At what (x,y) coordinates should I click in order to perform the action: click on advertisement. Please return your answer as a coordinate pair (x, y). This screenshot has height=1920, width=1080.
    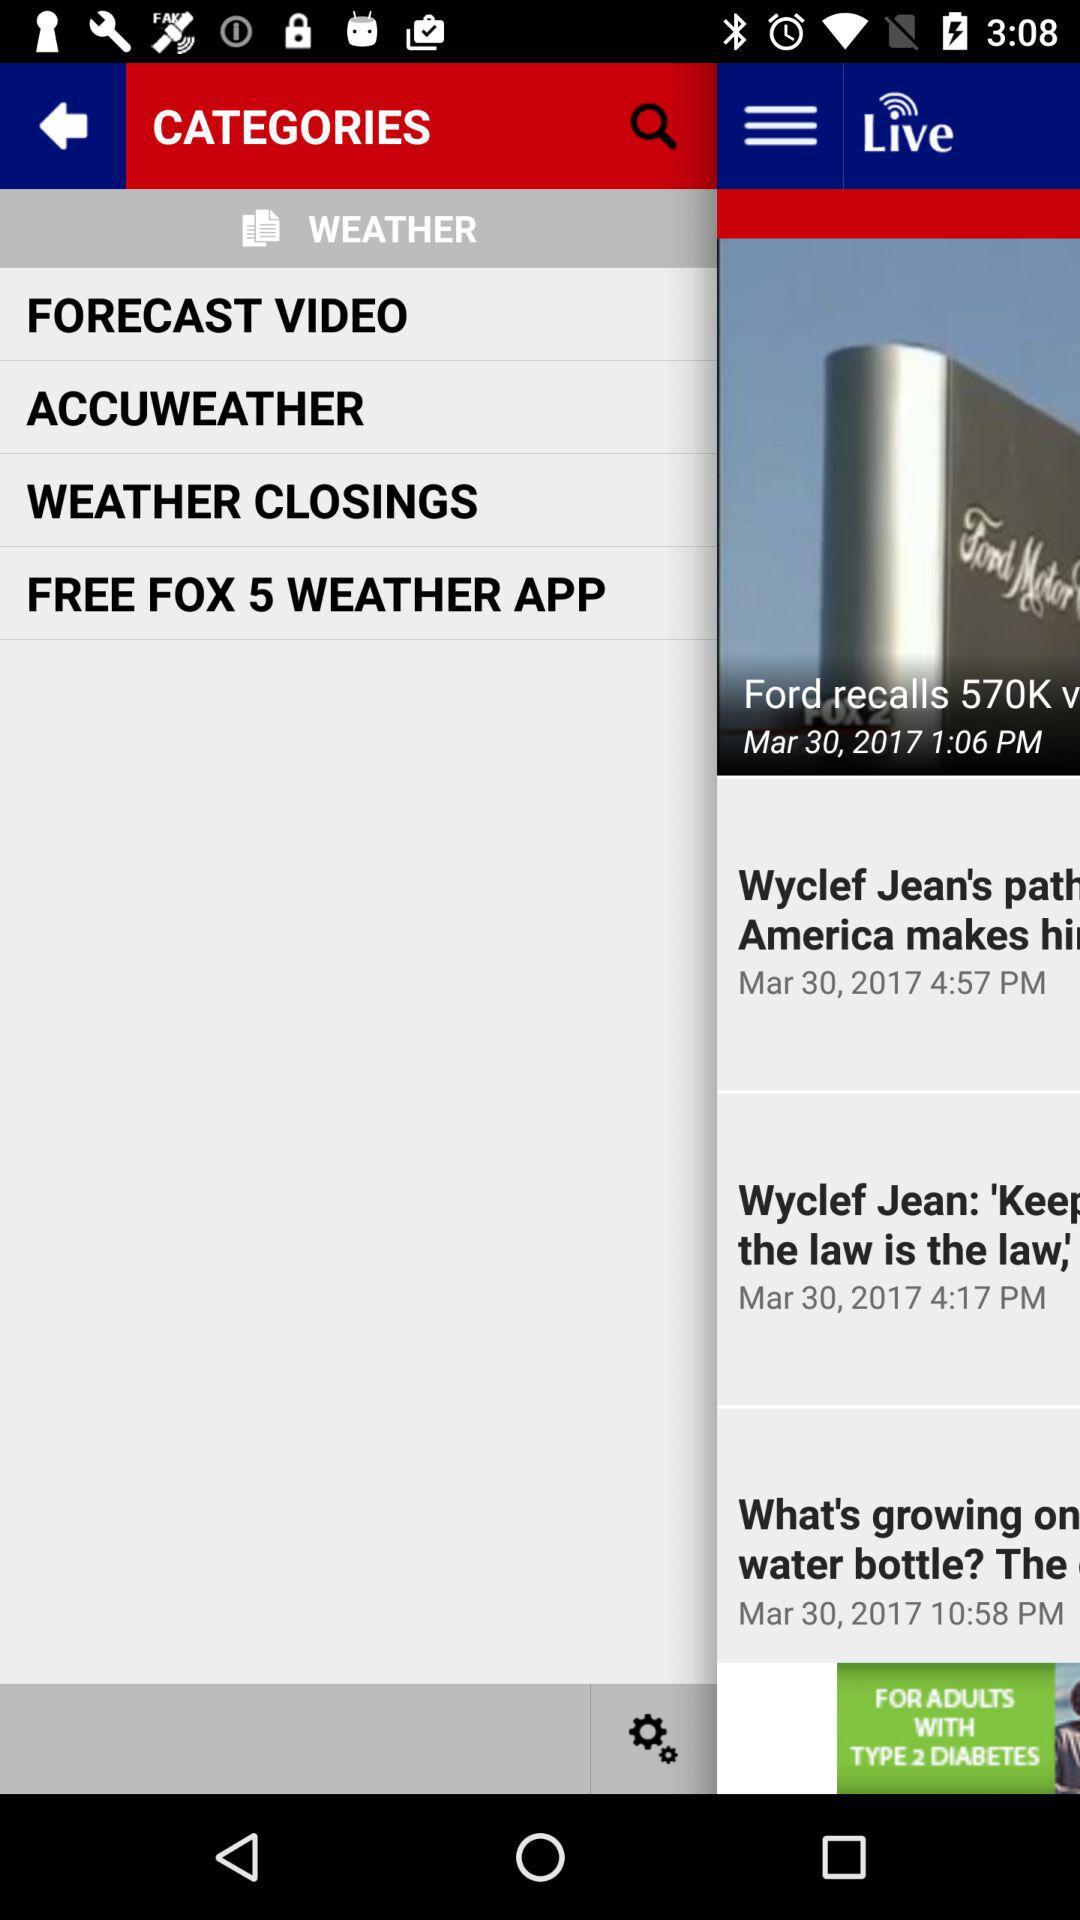
    Looking at the image, I should click on (957, 1727).